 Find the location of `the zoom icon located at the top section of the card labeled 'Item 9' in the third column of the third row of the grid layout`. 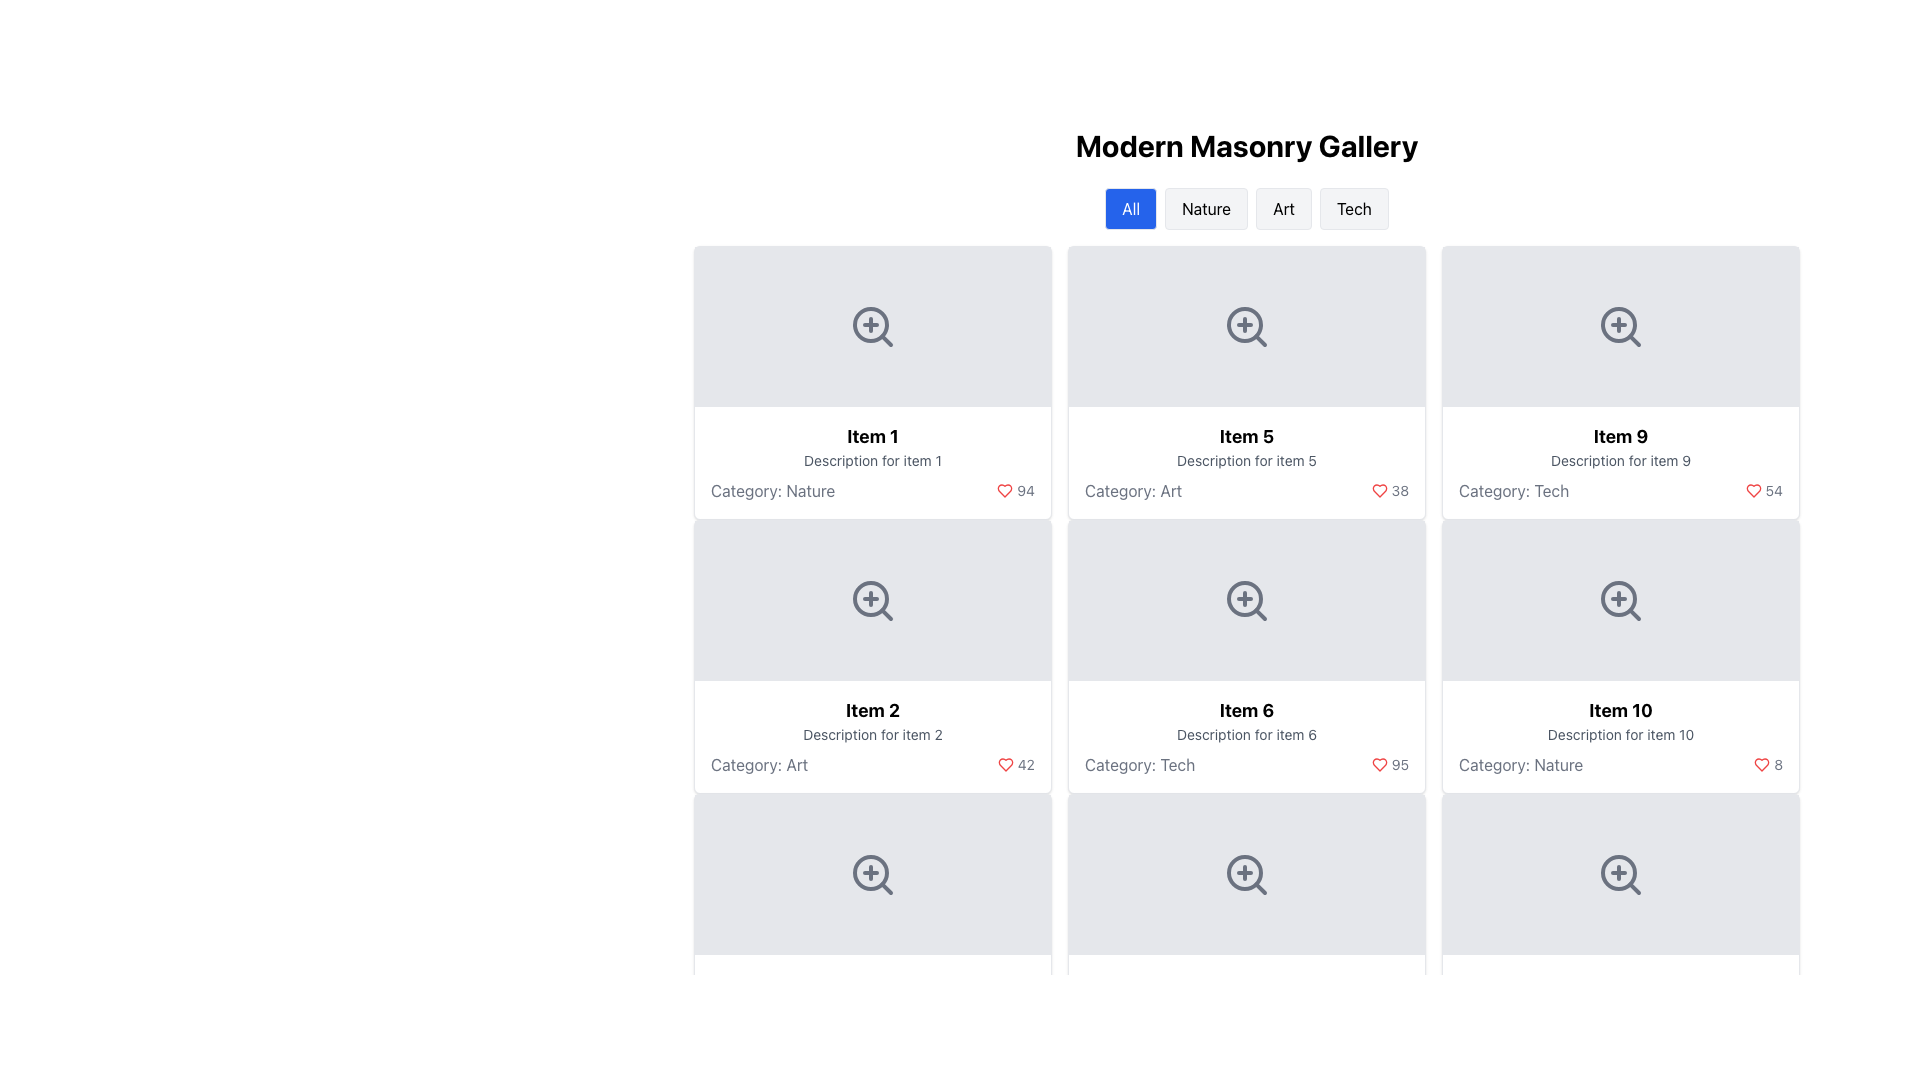

the zoom icon located at the top section of the card labeled 'Item 9' in the third column of the third row of the grid layout is located at coordinates (1621, 326).